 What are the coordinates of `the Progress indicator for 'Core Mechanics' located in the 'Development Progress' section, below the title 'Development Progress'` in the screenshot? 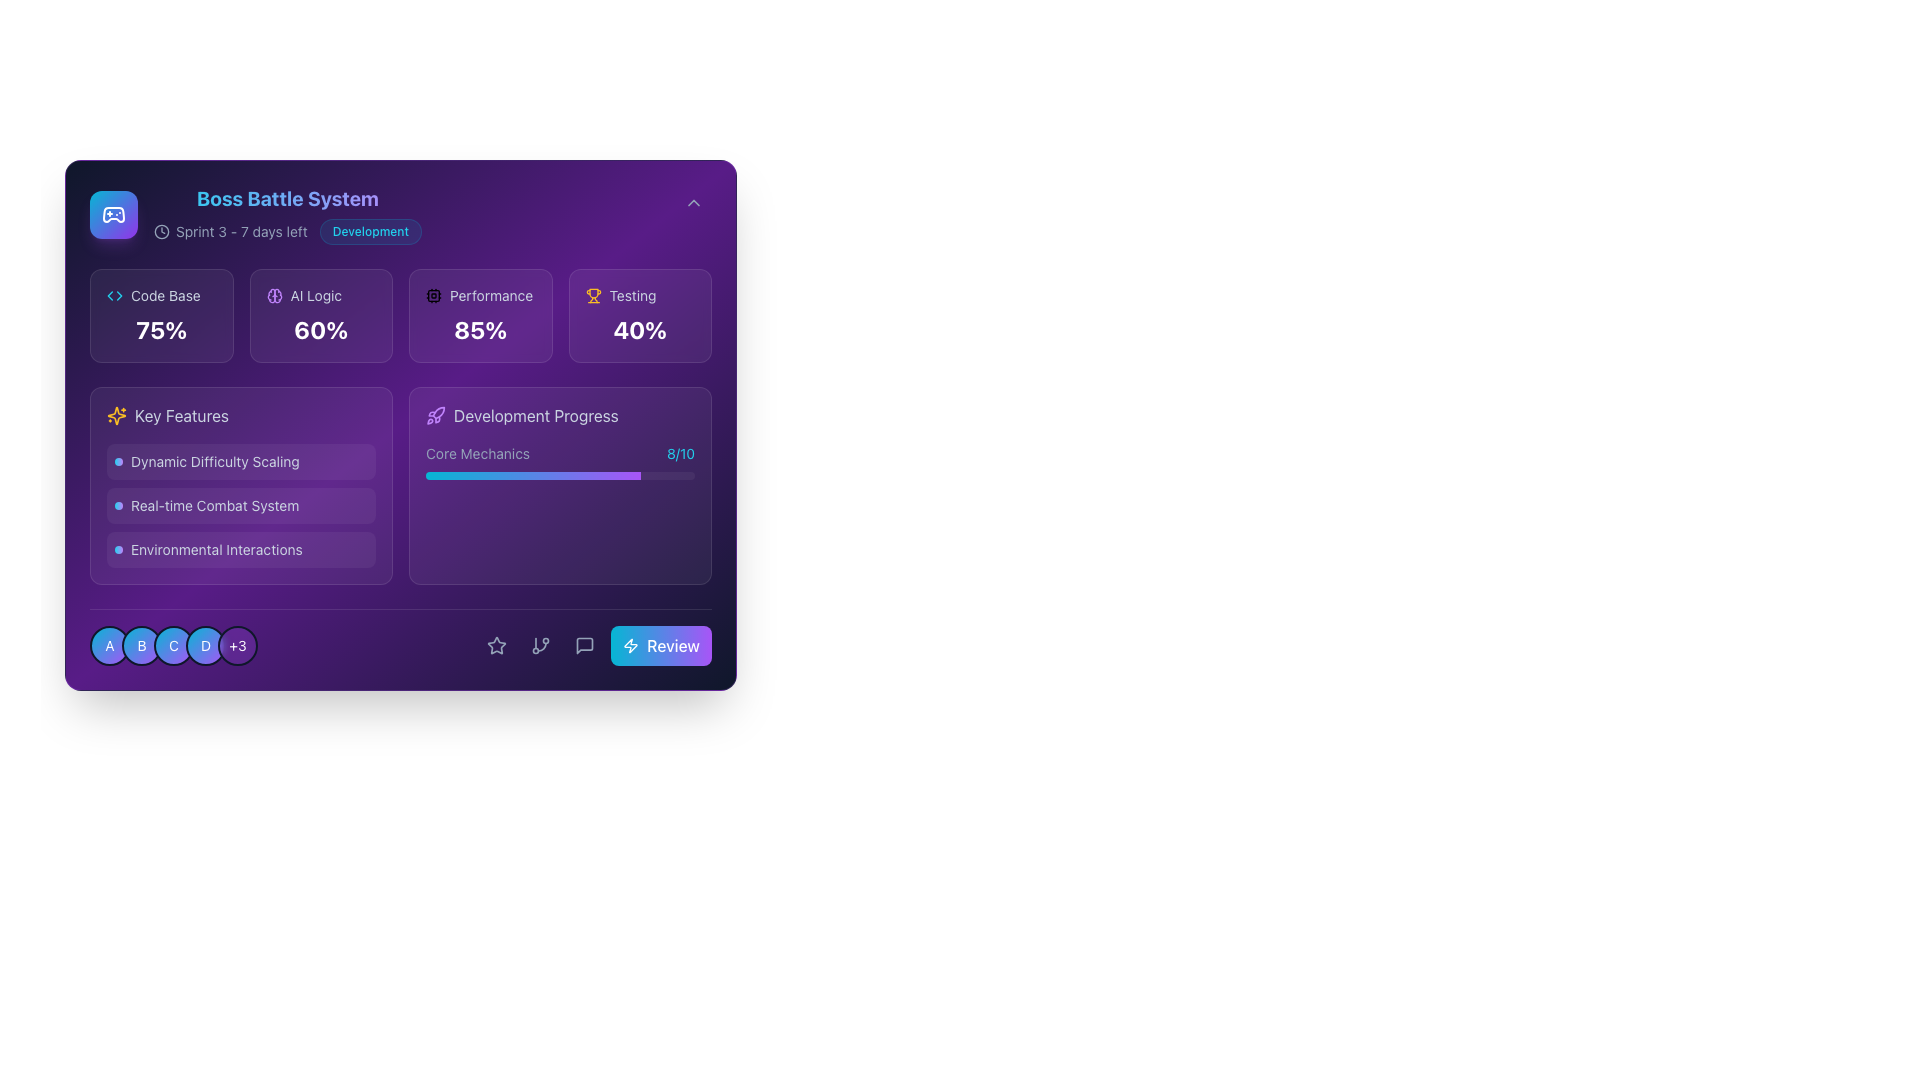 It's located at (560, 462).